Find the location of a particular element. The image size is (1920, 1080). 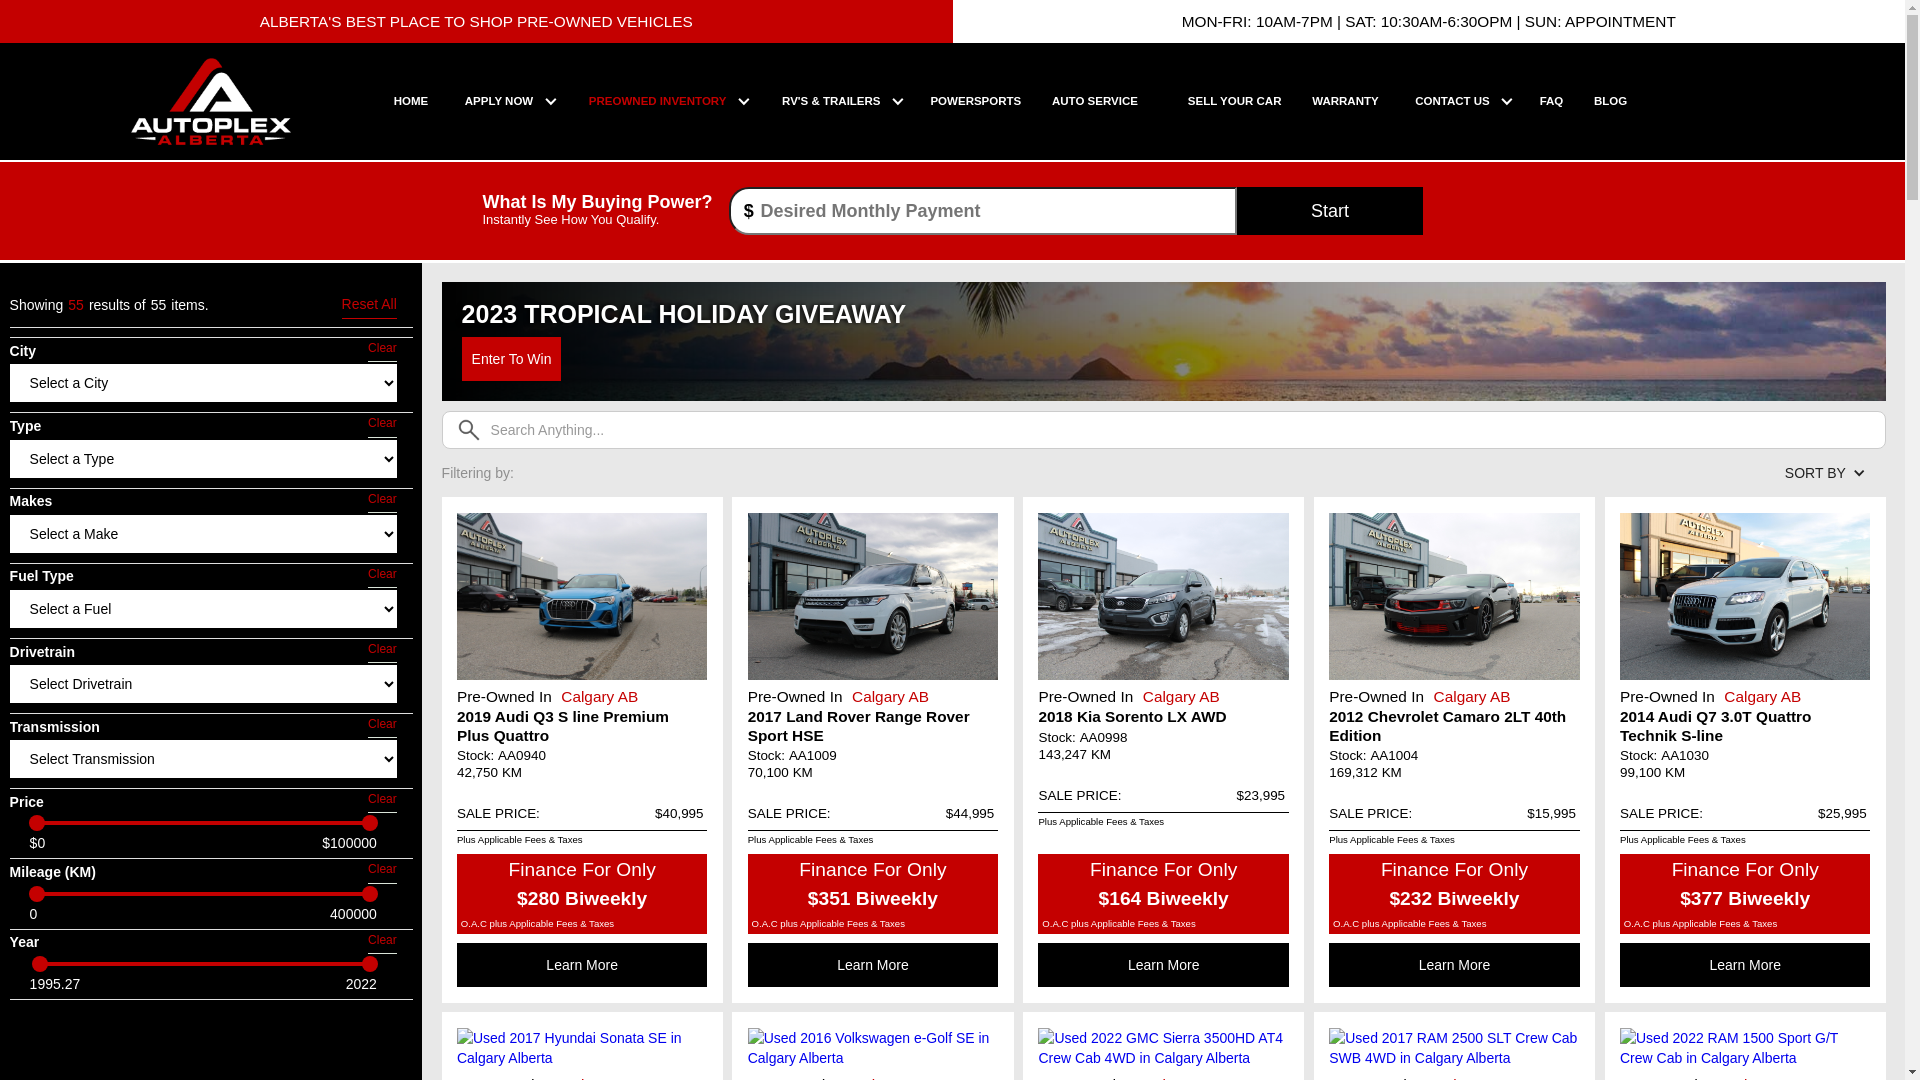

'WARRANTY' is located at coordinates (1344, 101).